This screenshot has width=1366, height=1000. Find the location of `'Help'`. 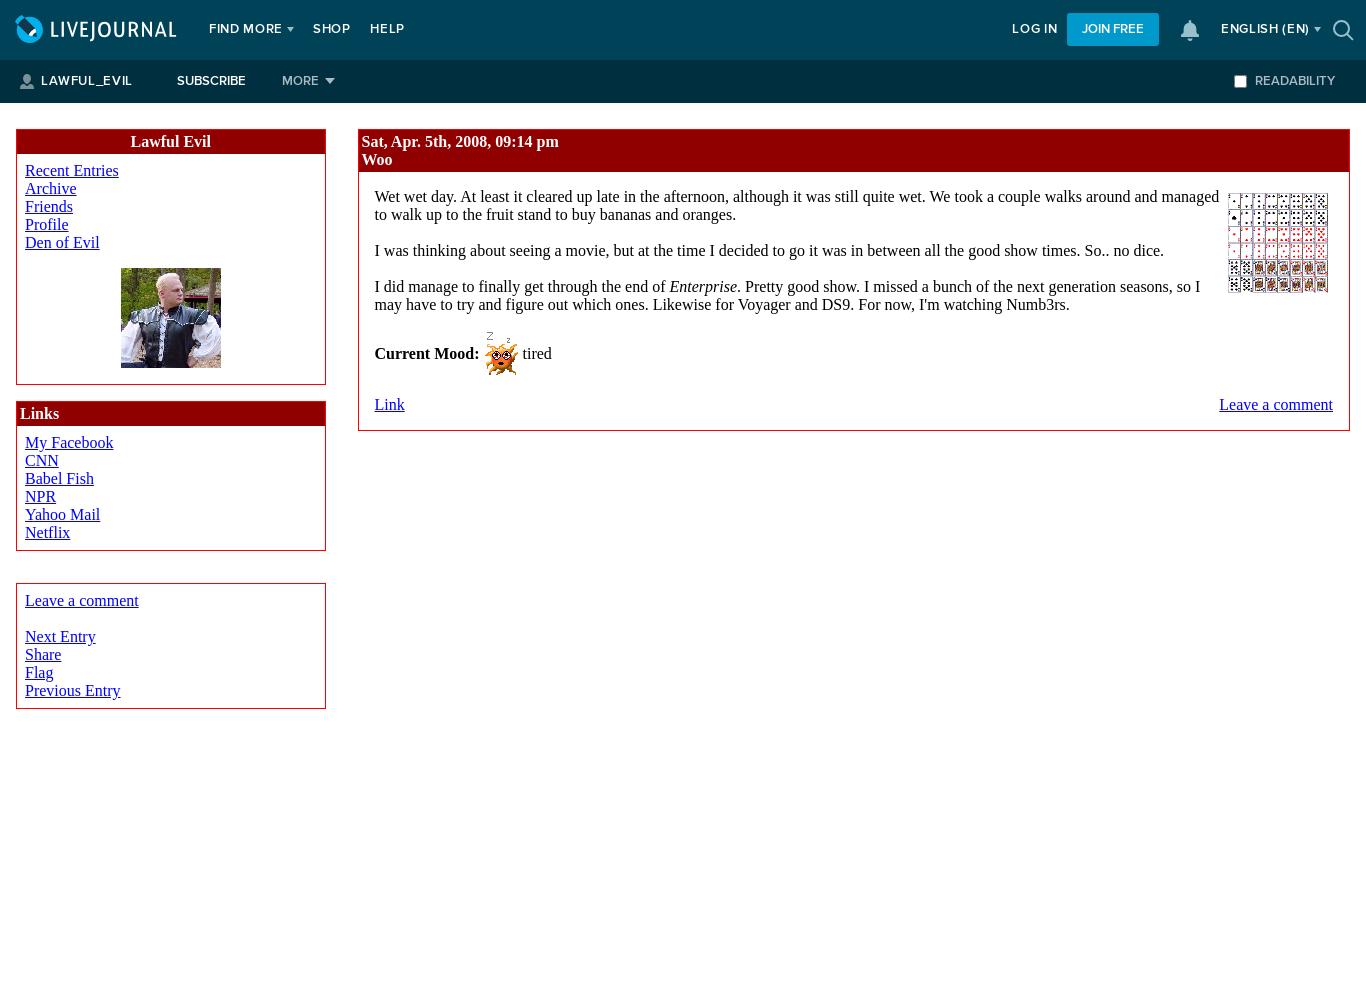

'Help' is located at coordinates (369, 29).